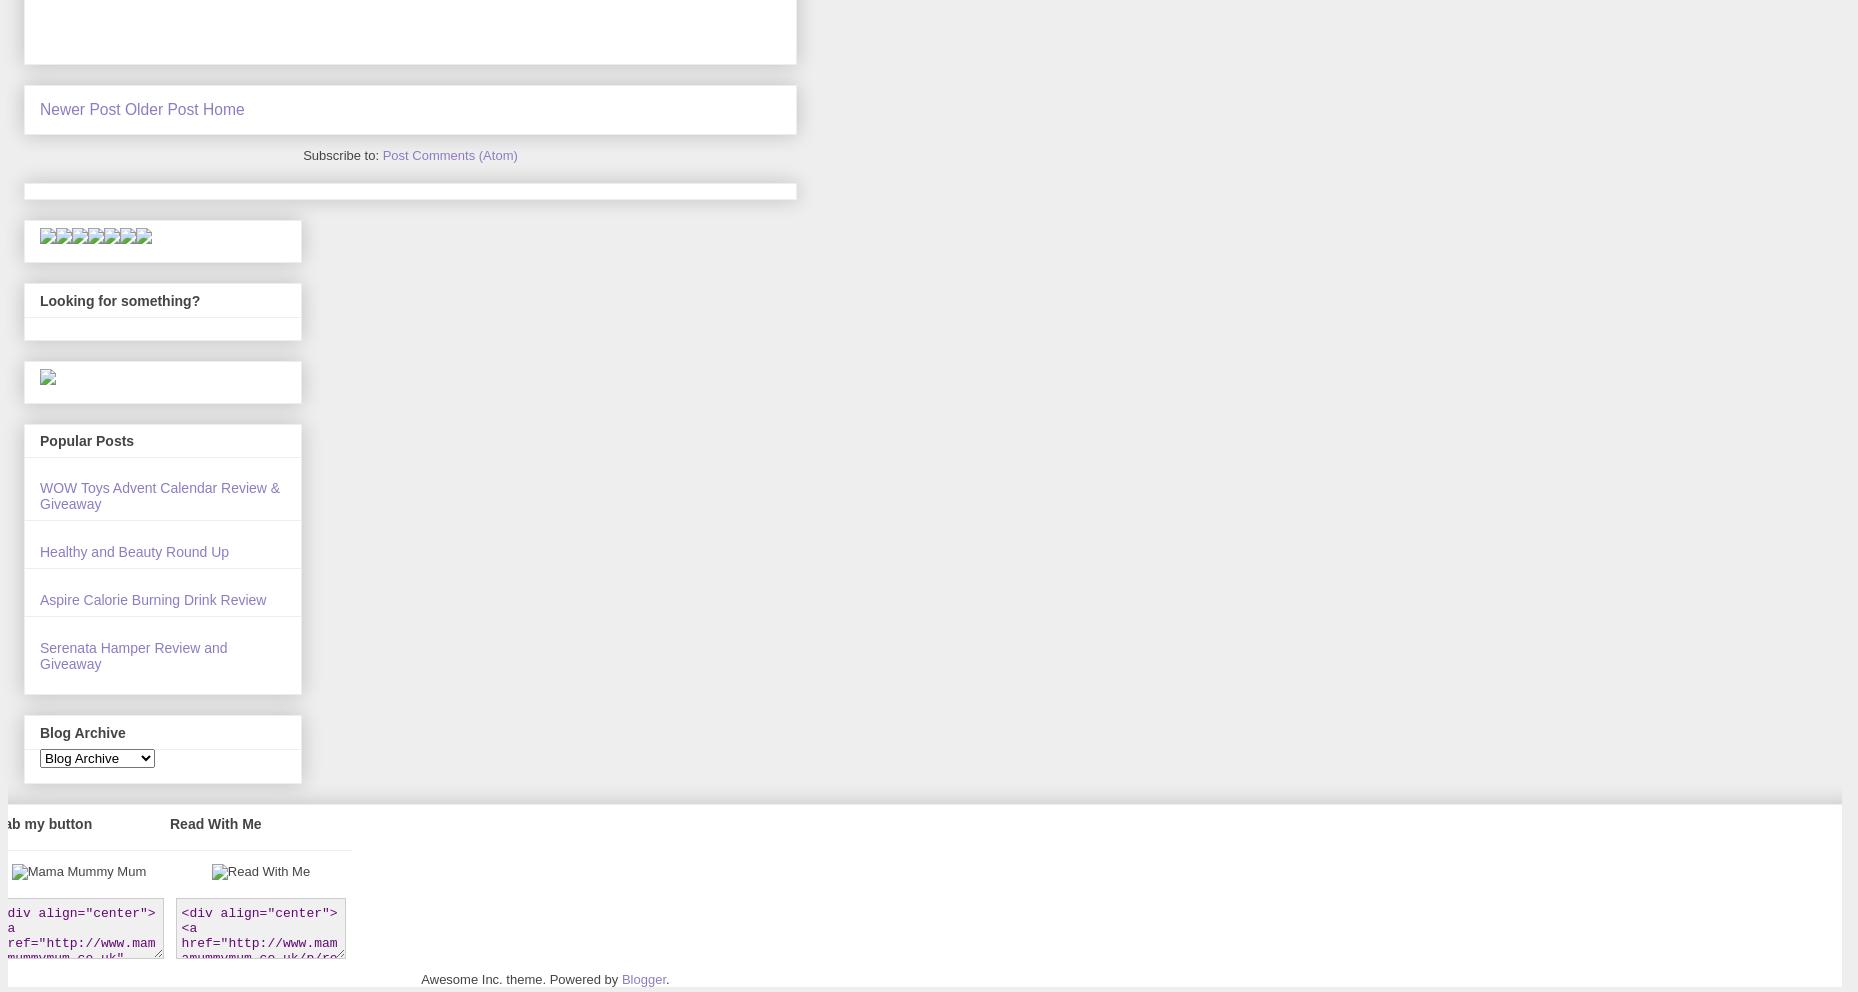  What do you see at coordinates (120, 299) in the screenshot?
I see `'Looking for something?'` at bounding box center [120, 299].